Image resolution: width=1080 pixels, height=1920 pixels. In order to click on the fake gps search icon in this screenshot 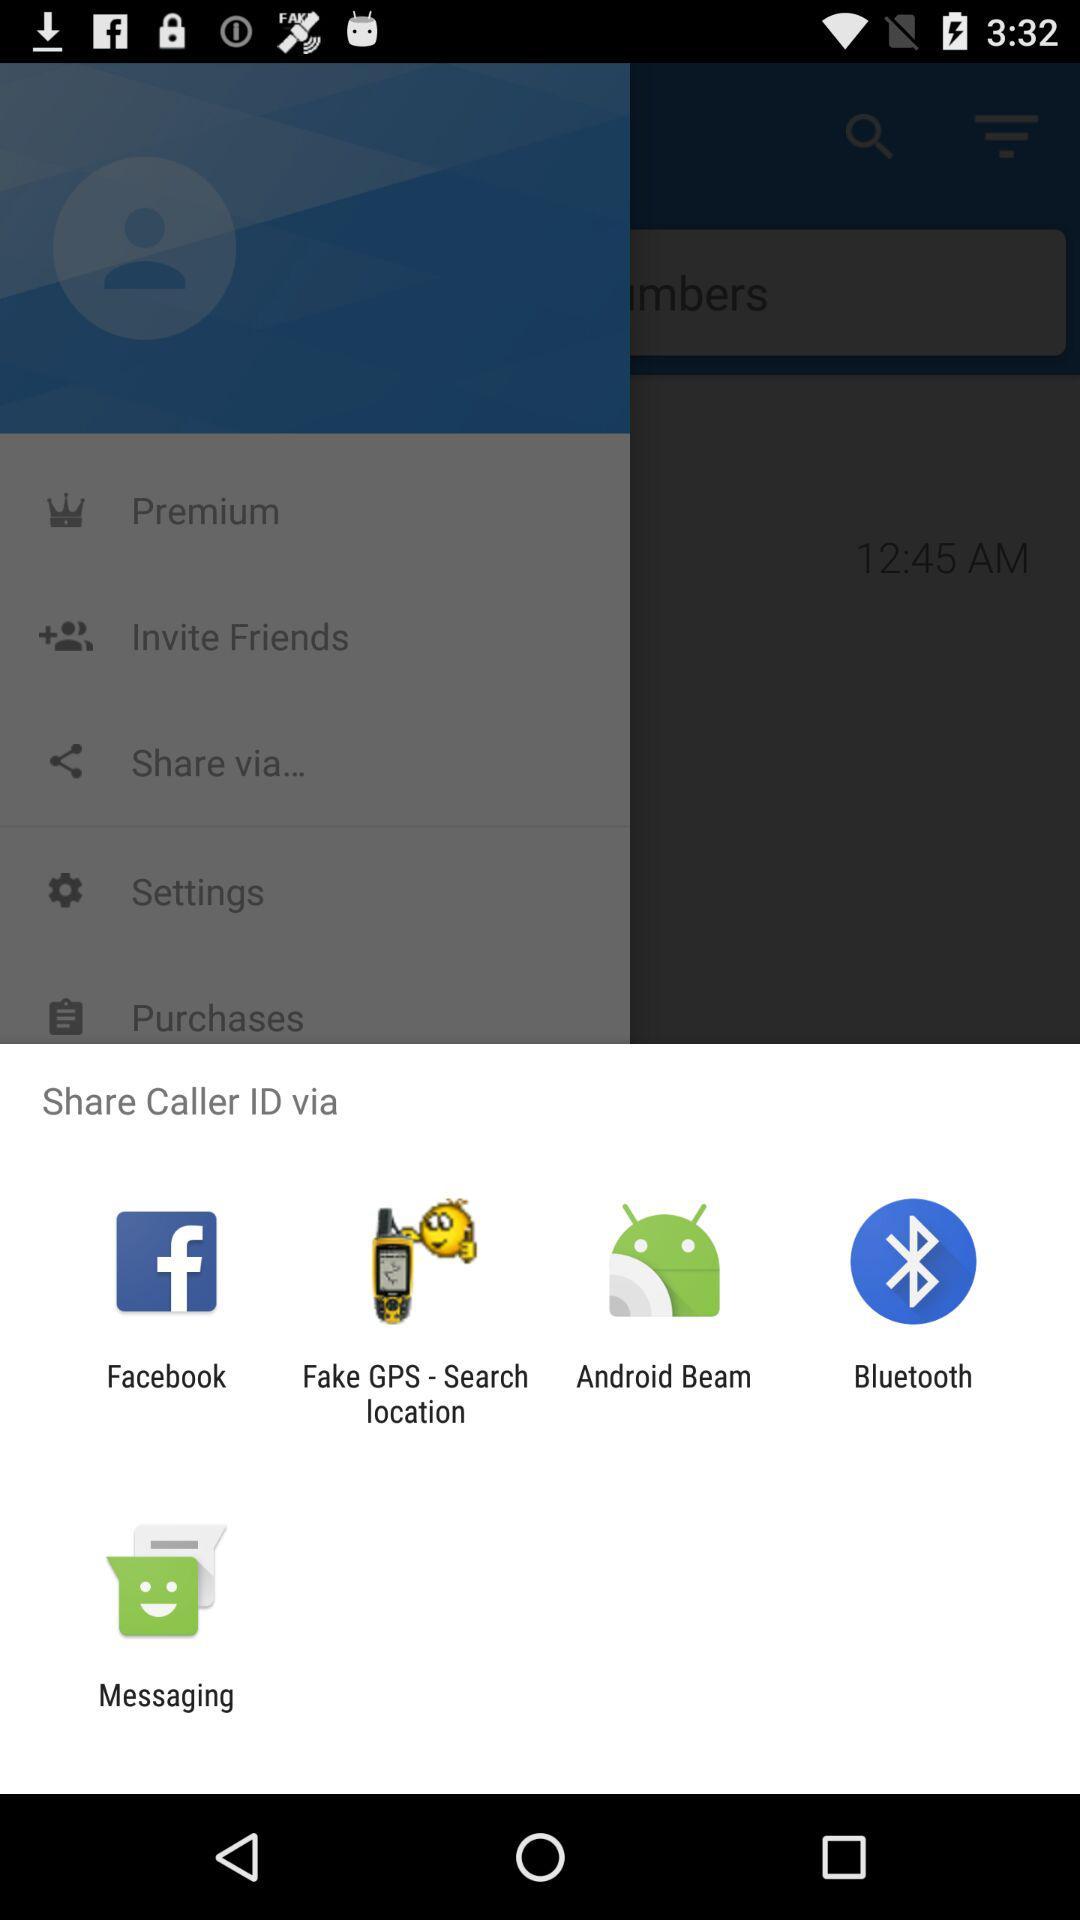, I will do `click(414, 1392)`.